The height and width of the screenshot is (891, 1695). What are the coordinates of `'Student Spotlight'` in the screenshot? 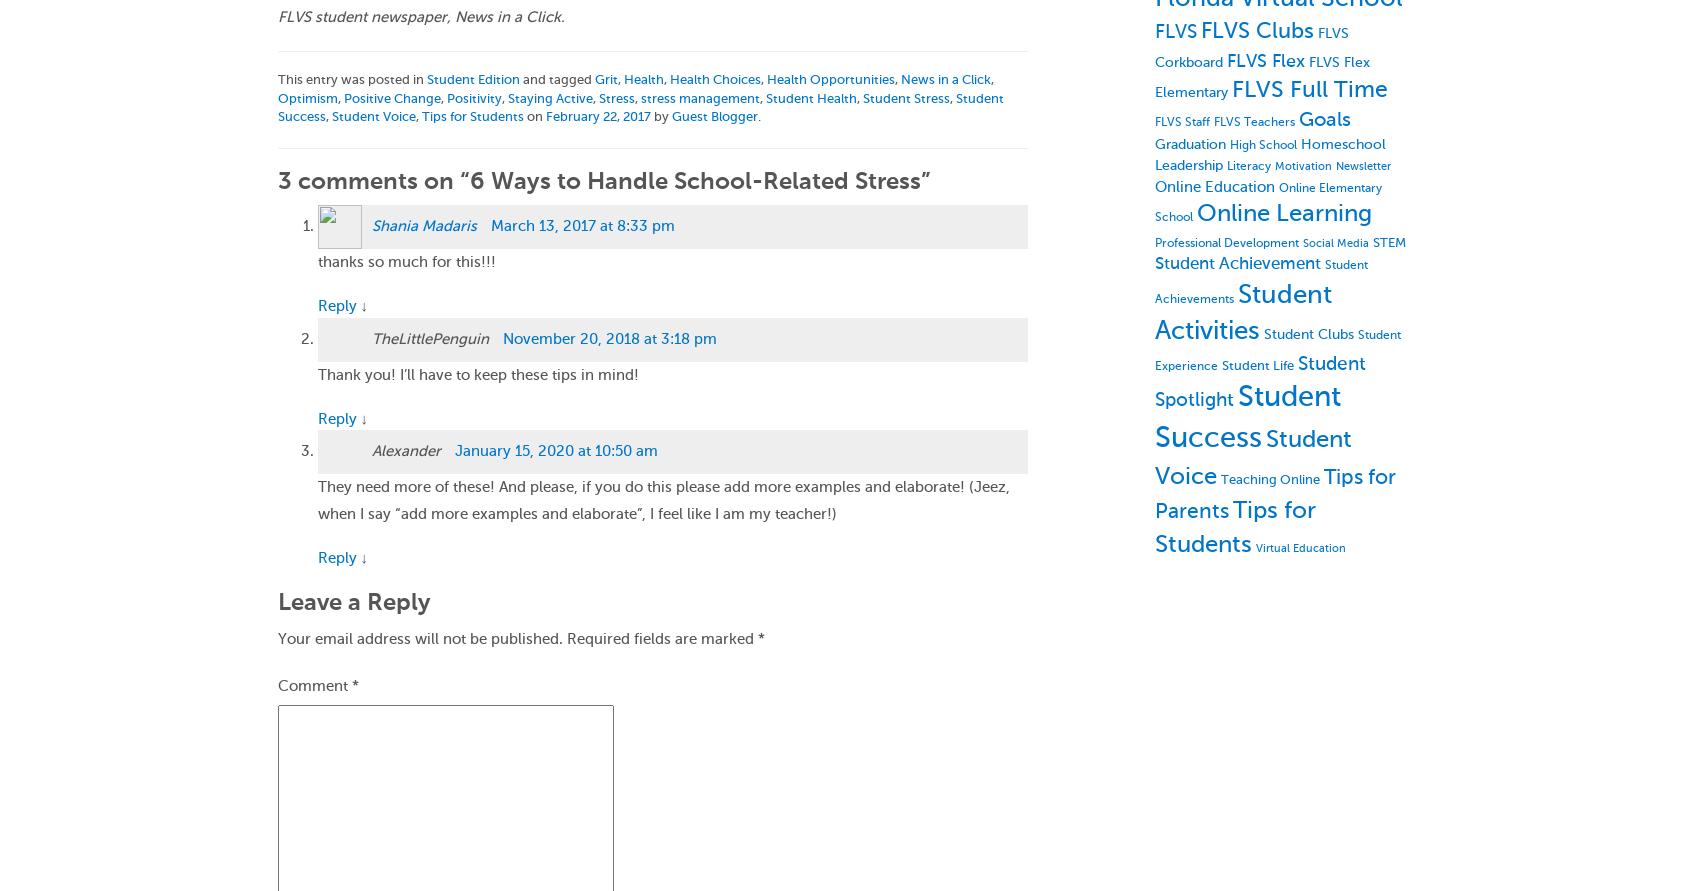 It's located at (1153, 381).